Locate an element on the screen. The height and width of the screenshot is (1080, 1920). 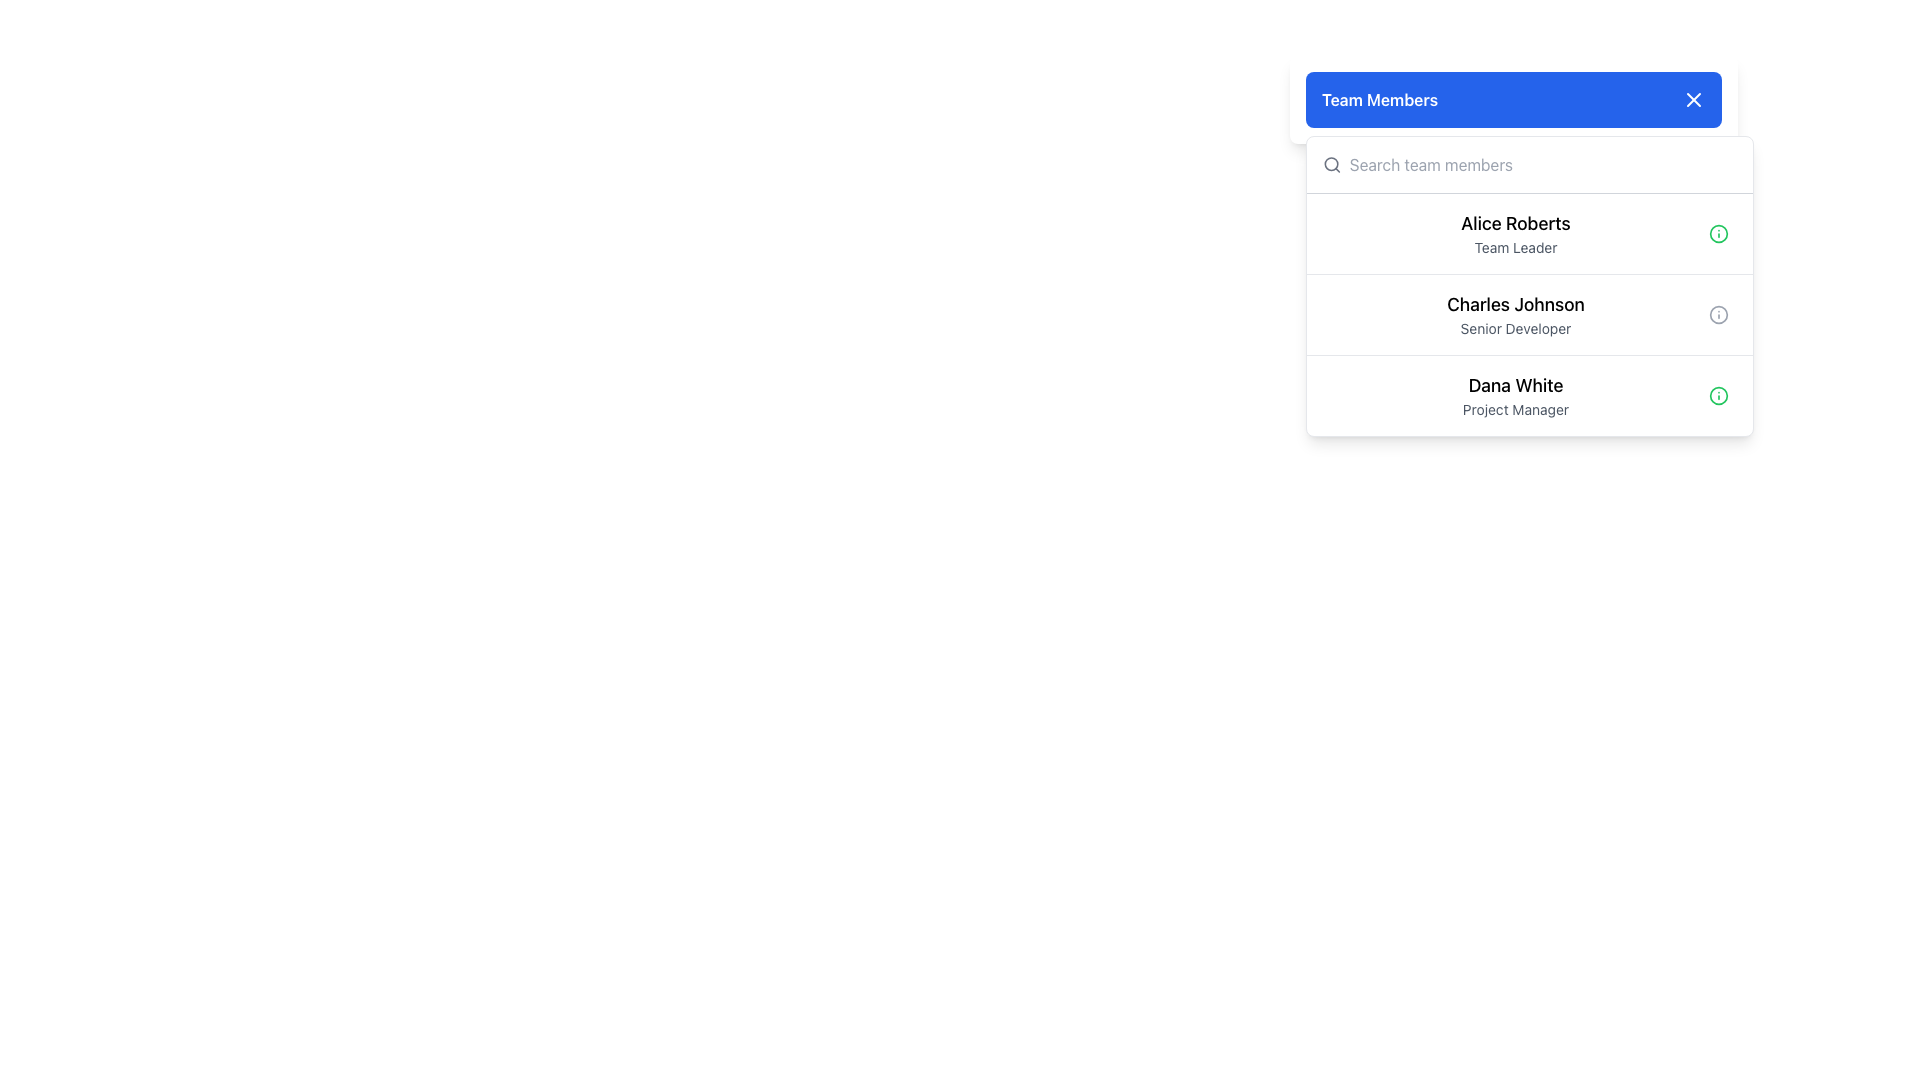
the third entry in the team member list, which displays a name and title is located at coordinates (1516, 396).